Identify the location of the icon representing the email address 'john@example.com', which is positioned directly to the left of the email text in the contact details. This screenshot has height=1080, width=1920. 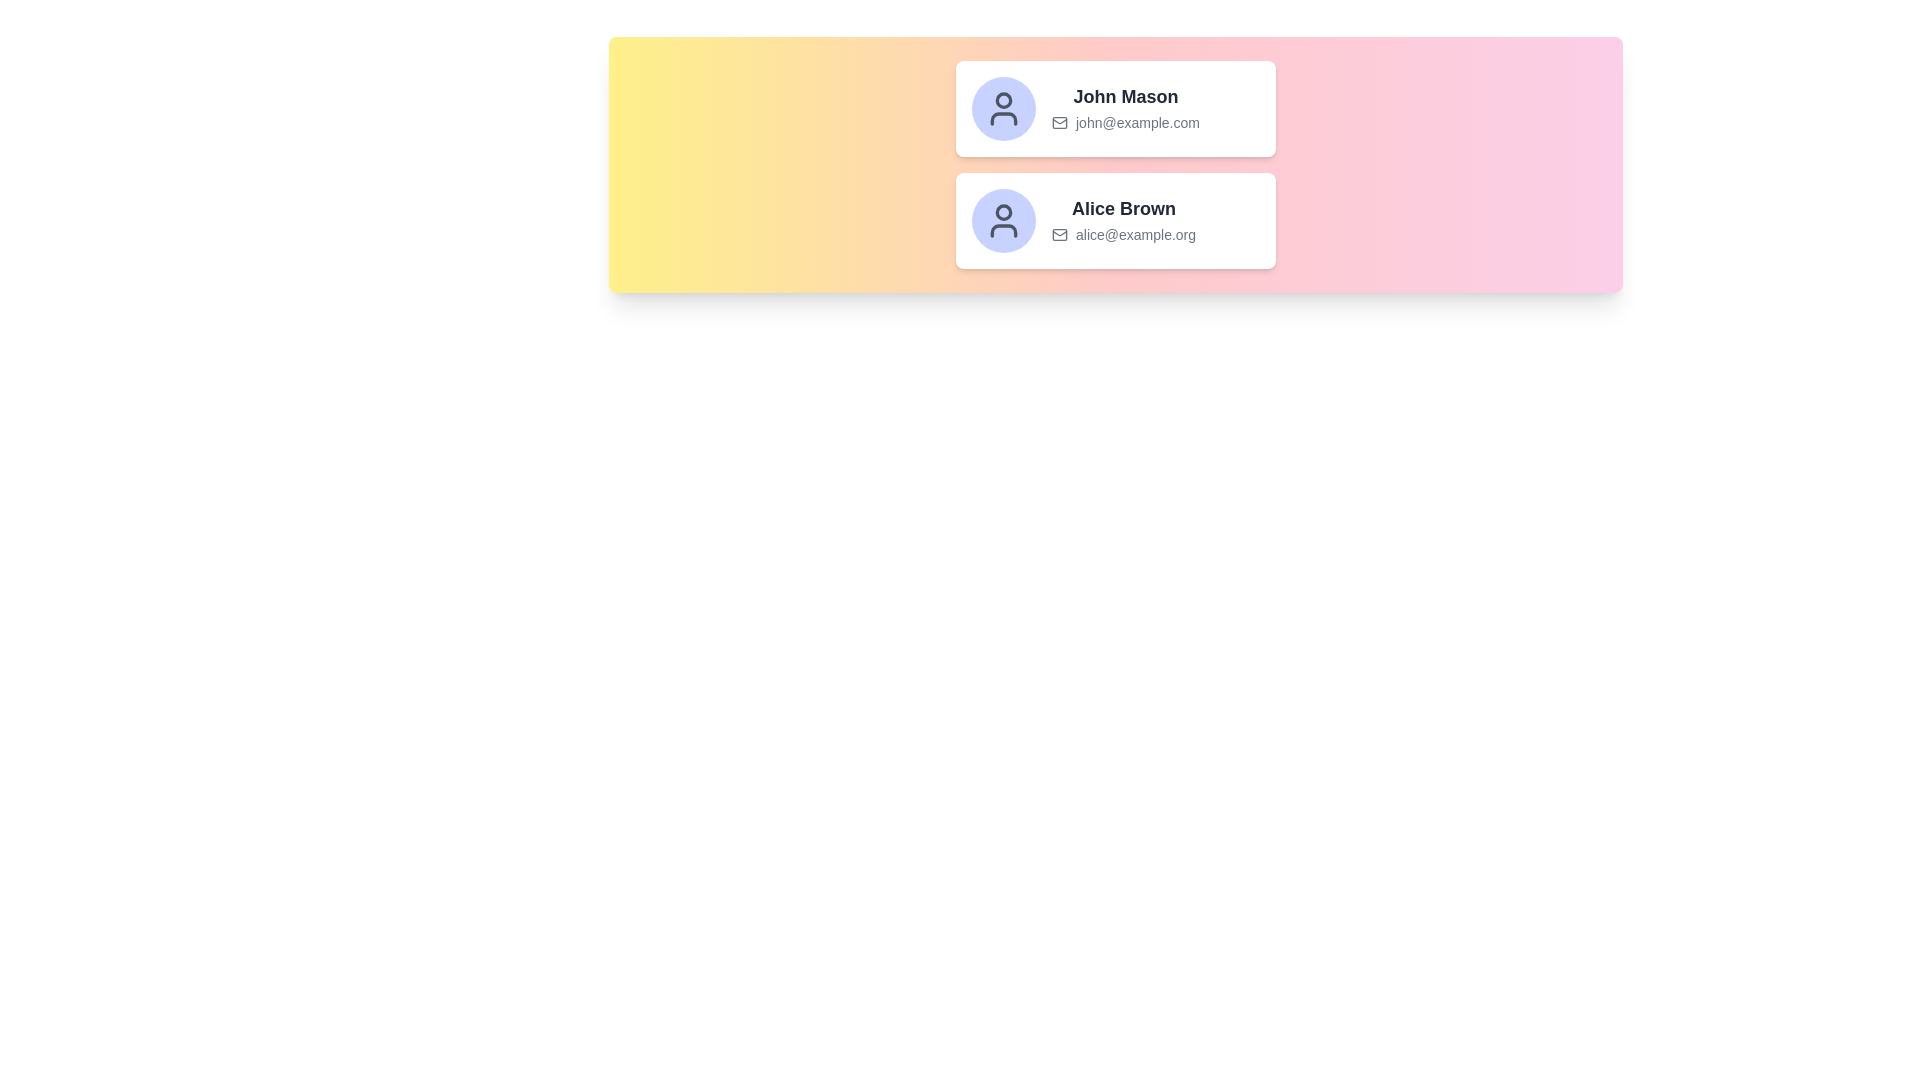
(1059, 123).